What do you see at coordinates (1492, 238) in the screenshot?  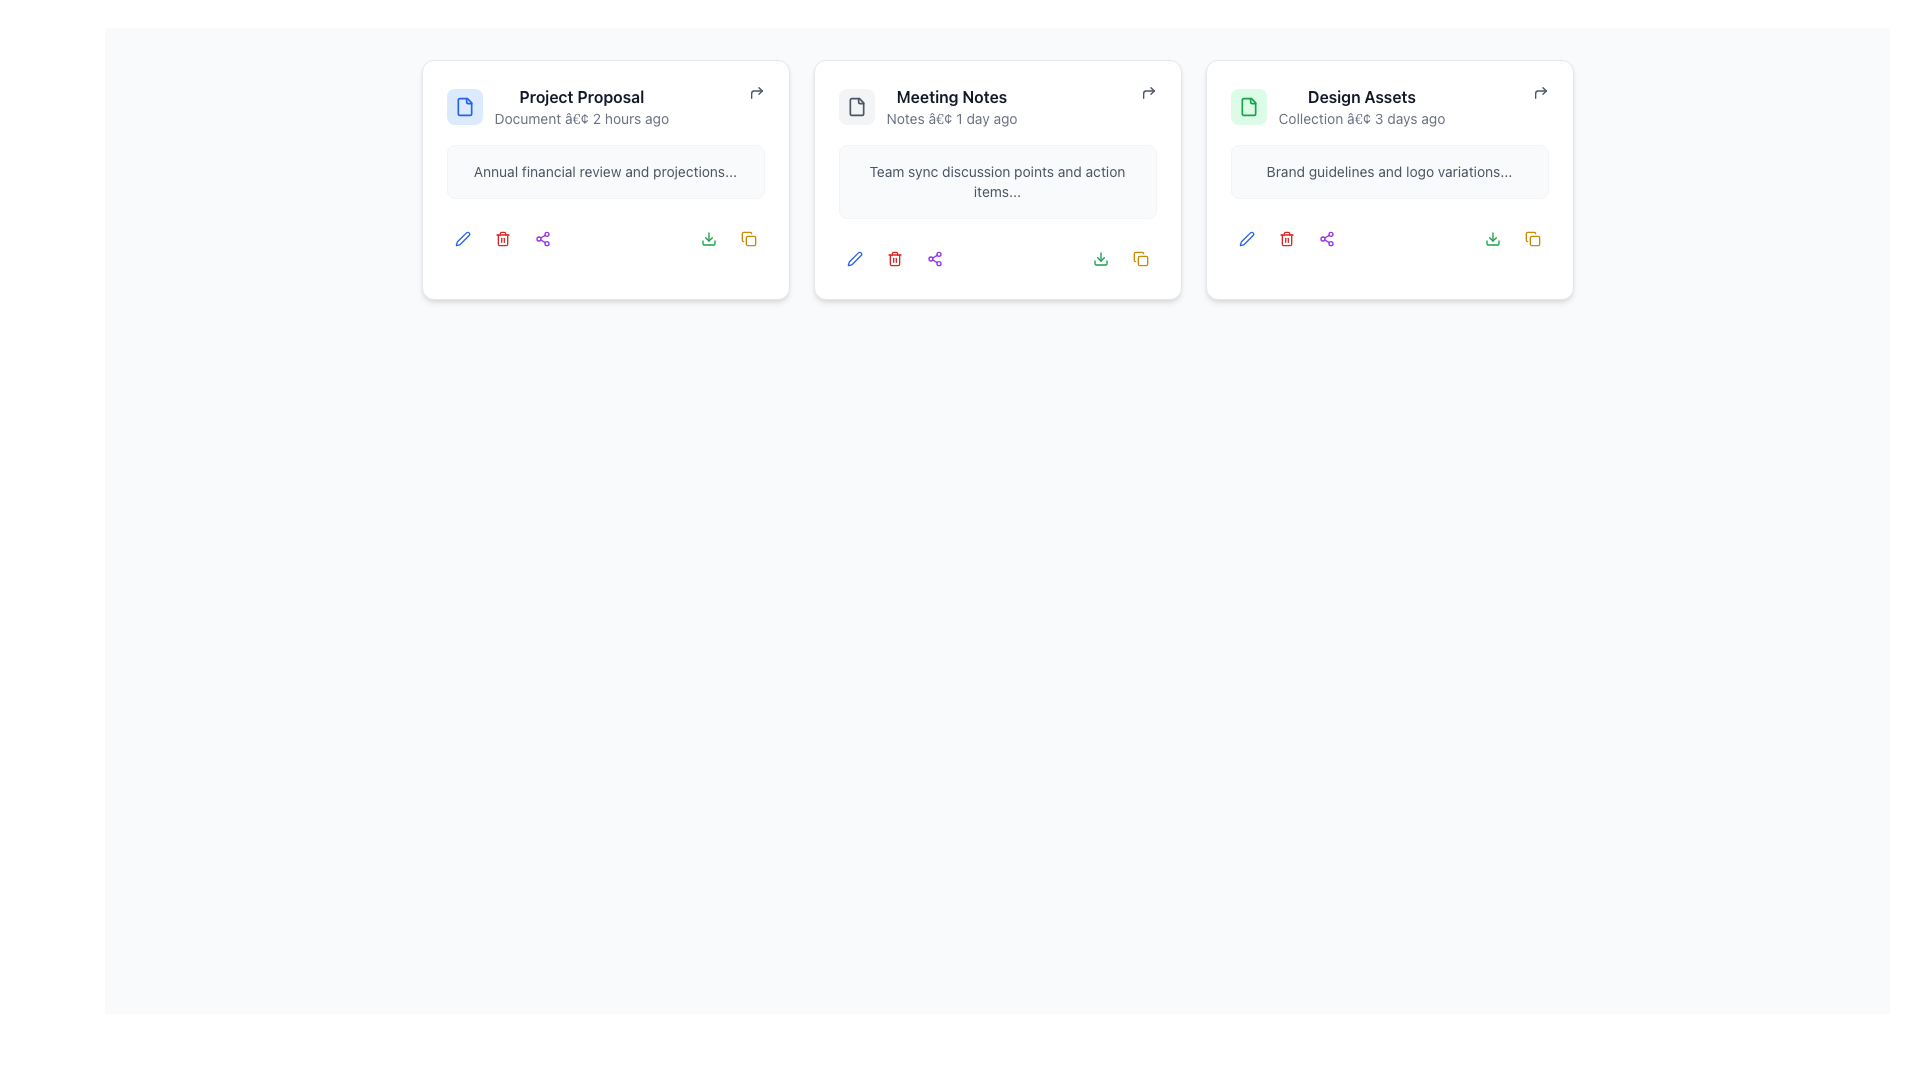 I see `the green download icon located at the bottom-right of the 'Design Assets' card to trigger tooltip or highlight effects` at bounding box center [1492, 238].